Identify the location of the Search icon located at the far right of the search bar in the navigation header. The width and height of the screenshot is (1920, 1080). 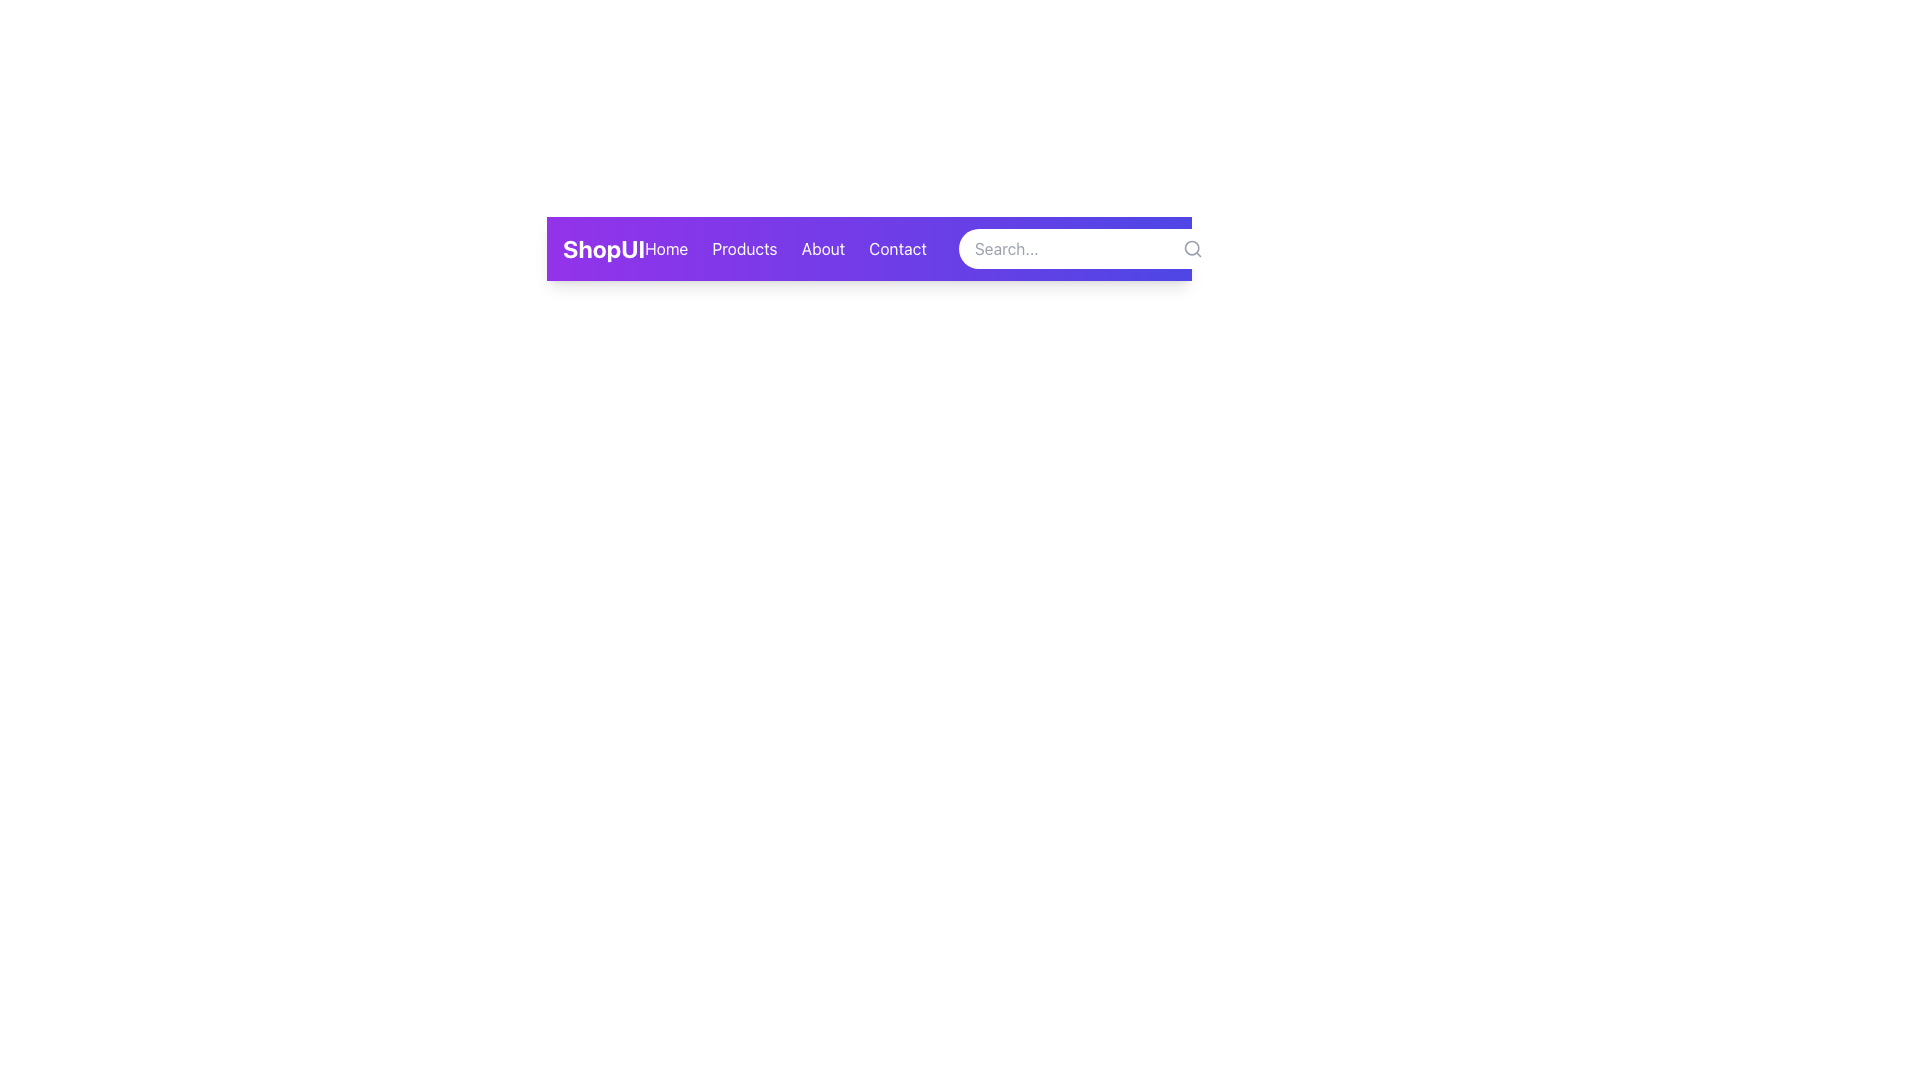
(1192, 248).